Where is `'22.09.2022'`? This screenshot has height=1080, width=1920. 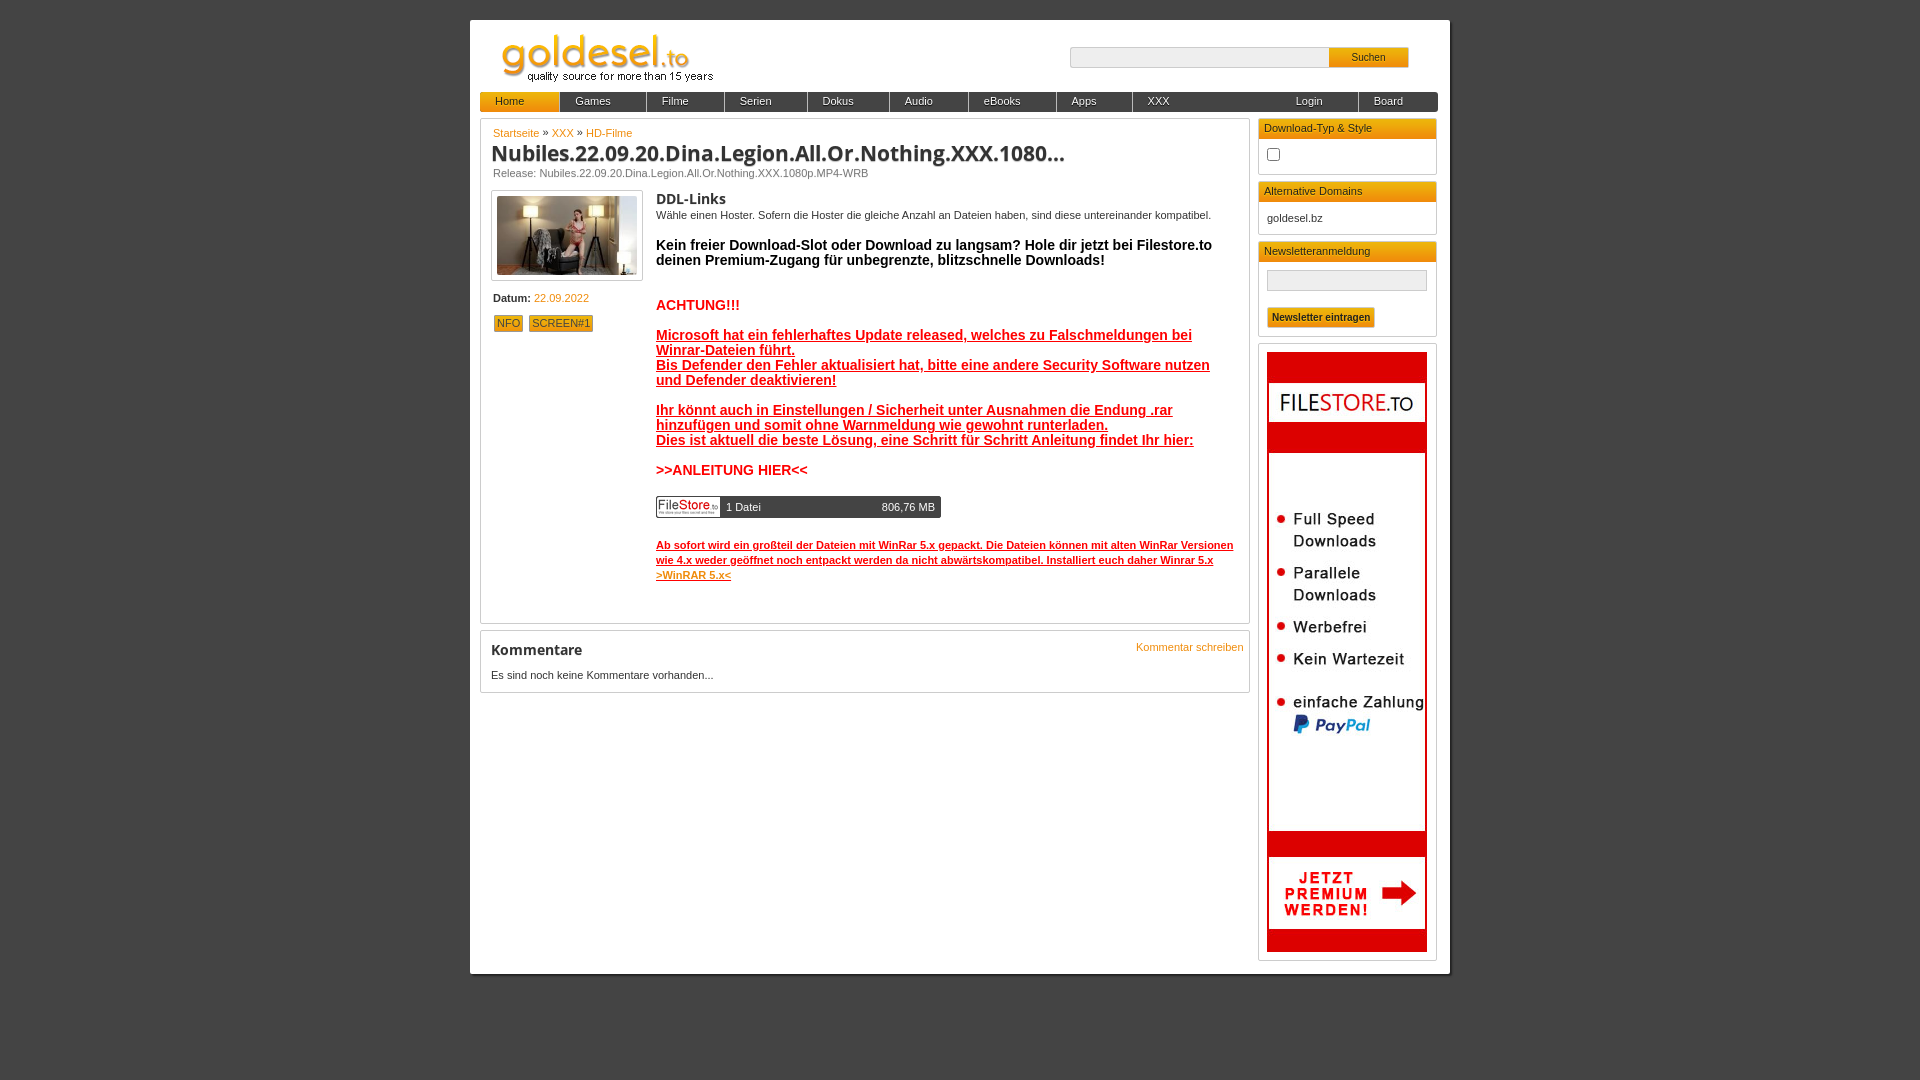 '22.09.2022' is located at coordinates (533, 297).